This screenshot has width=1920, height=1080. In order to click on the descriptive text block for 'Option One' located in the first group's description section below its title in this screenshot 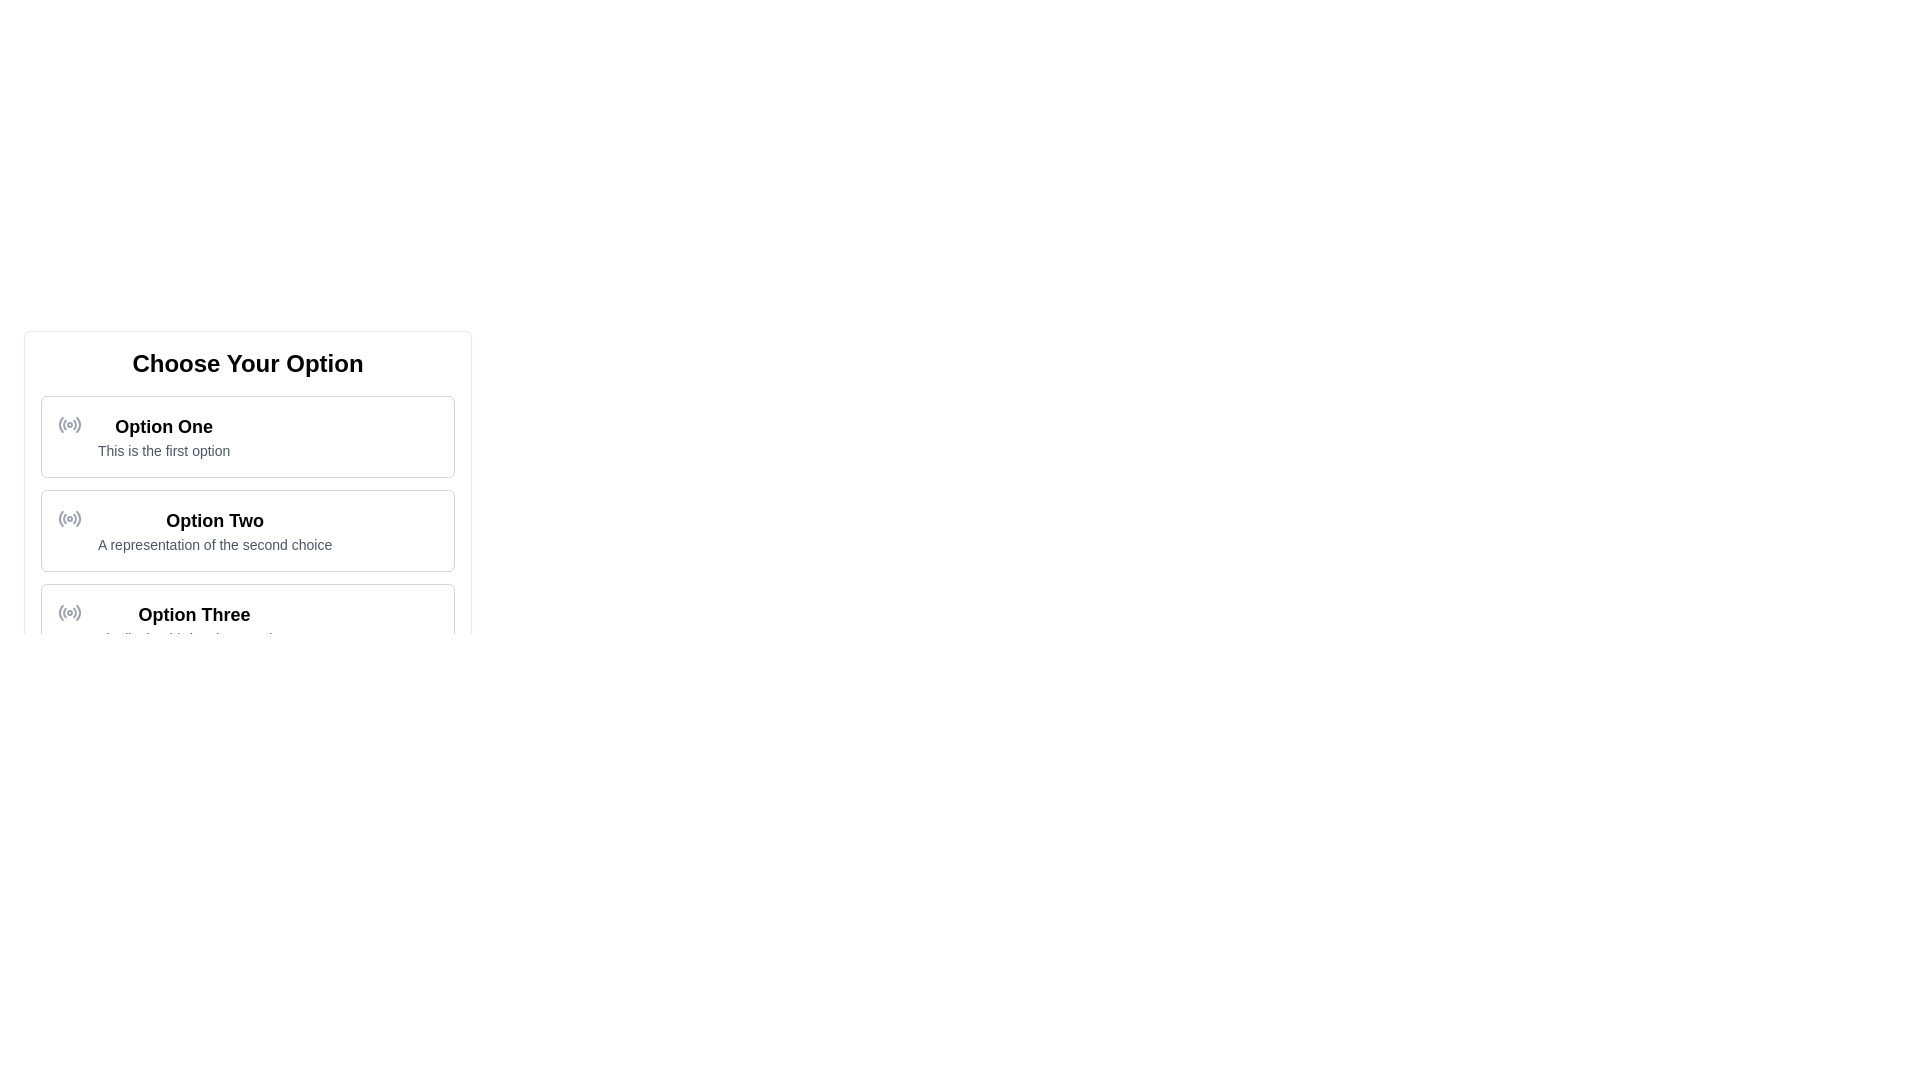, I will do `click(164, 451)`.